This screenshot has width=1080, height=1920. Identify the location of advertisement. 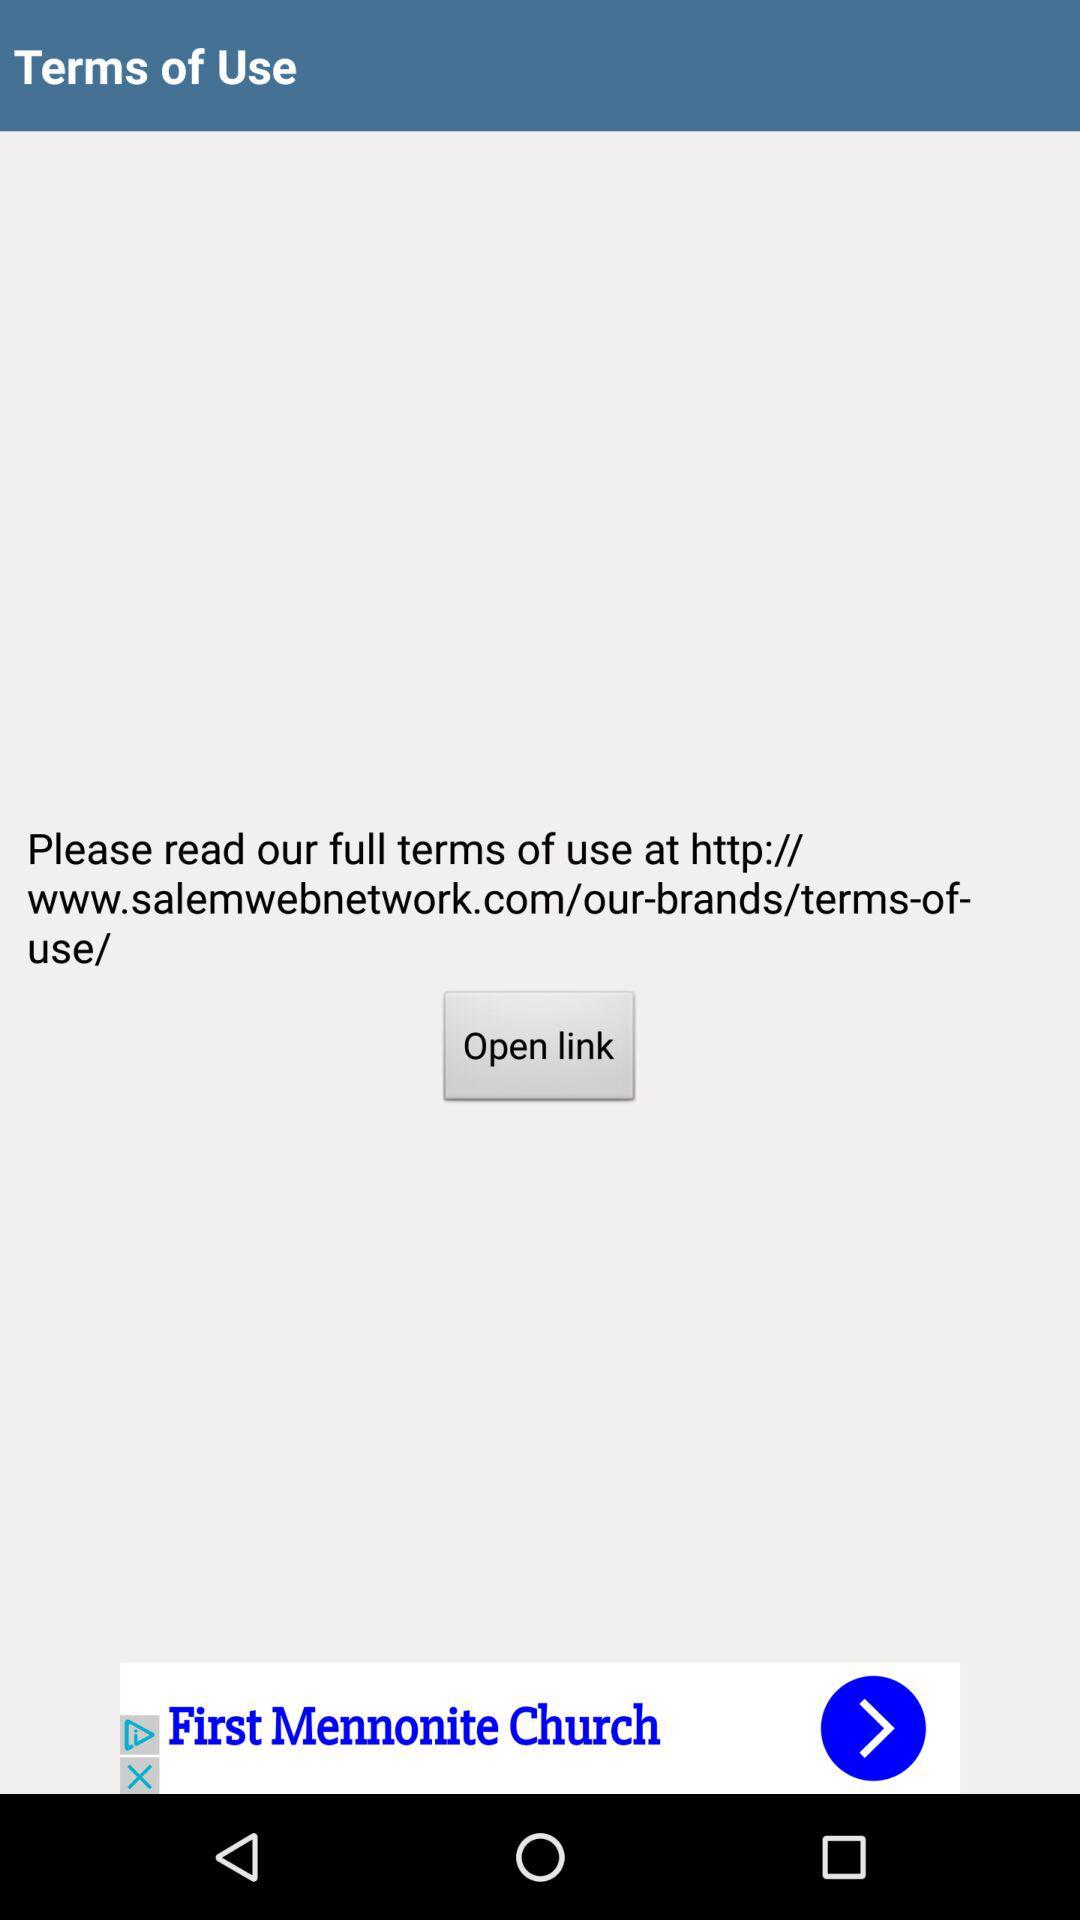
(540, 1727).